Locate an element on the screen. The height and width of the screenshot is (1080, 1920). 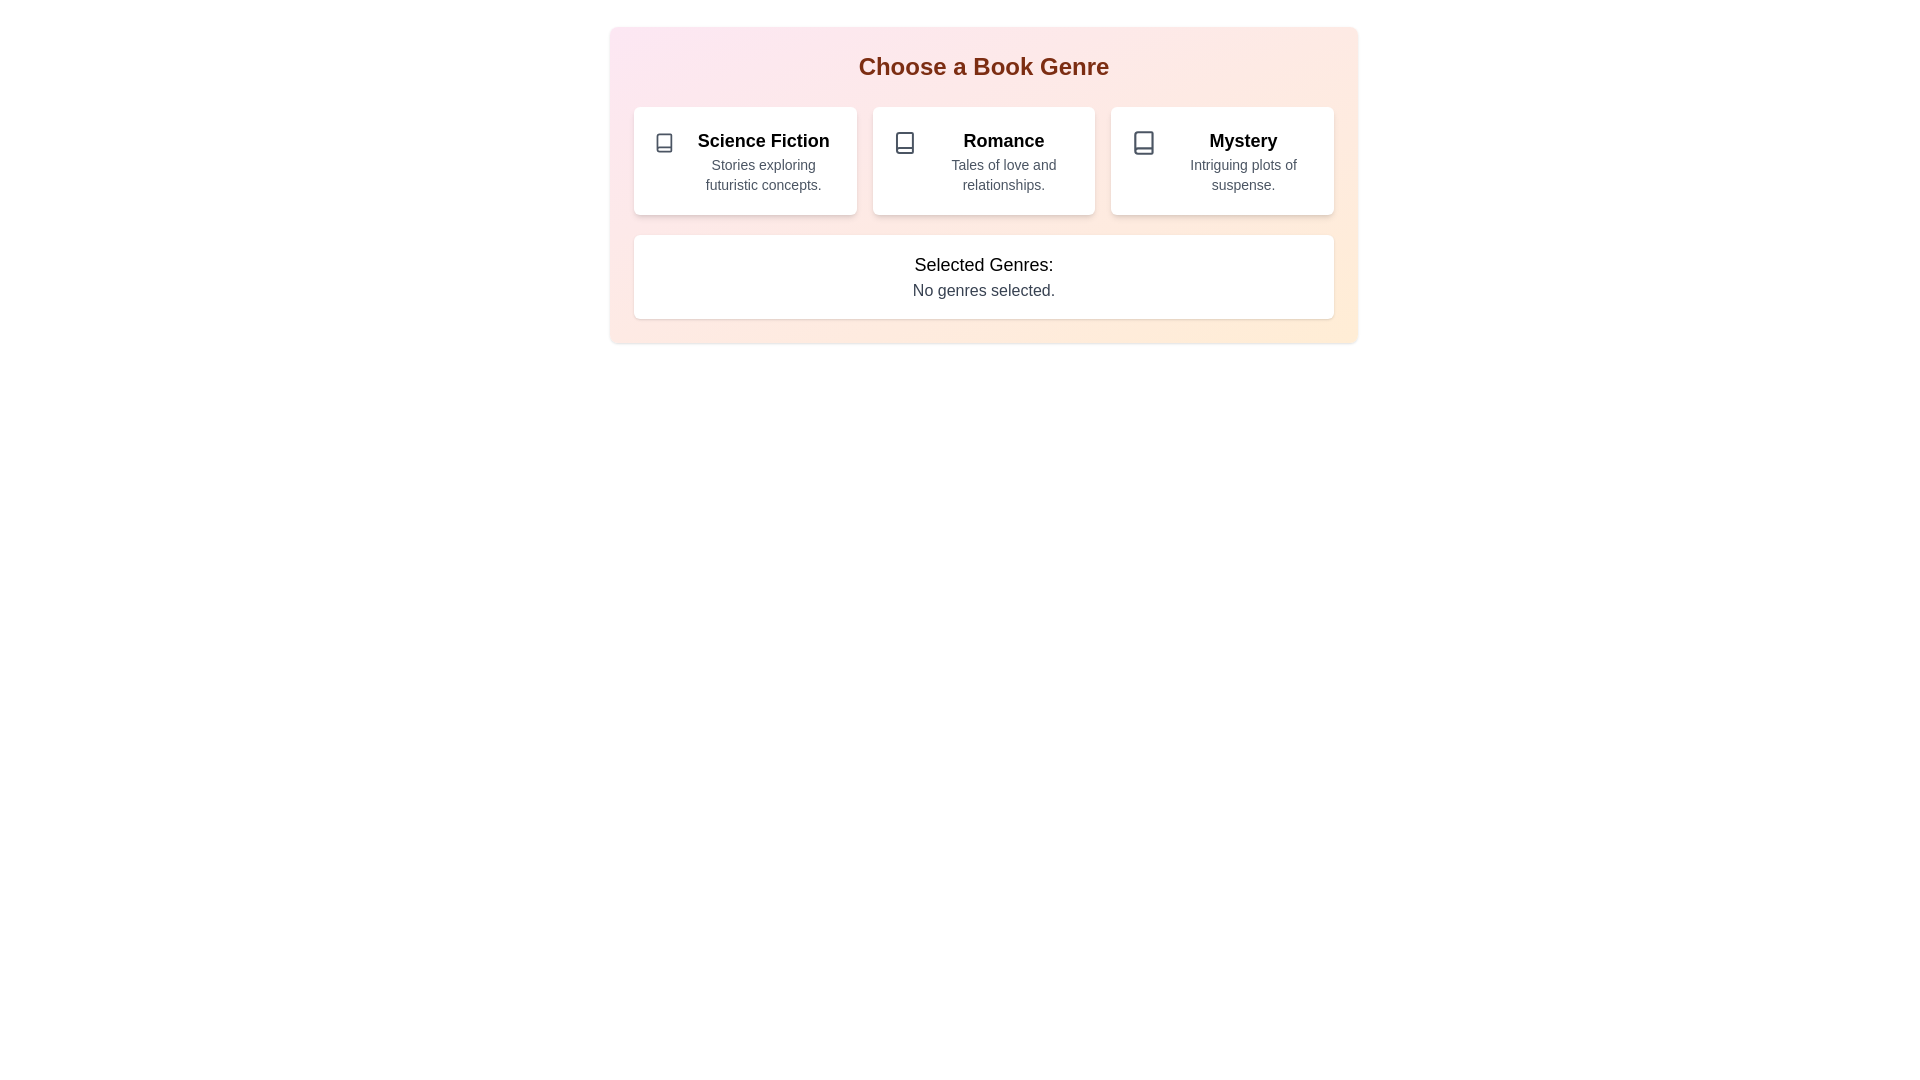
the book icon located in the top-left portion of the 'Mystery' genre card under the 'Choose a Book Genre' section is located at coordinates (1144, 141).